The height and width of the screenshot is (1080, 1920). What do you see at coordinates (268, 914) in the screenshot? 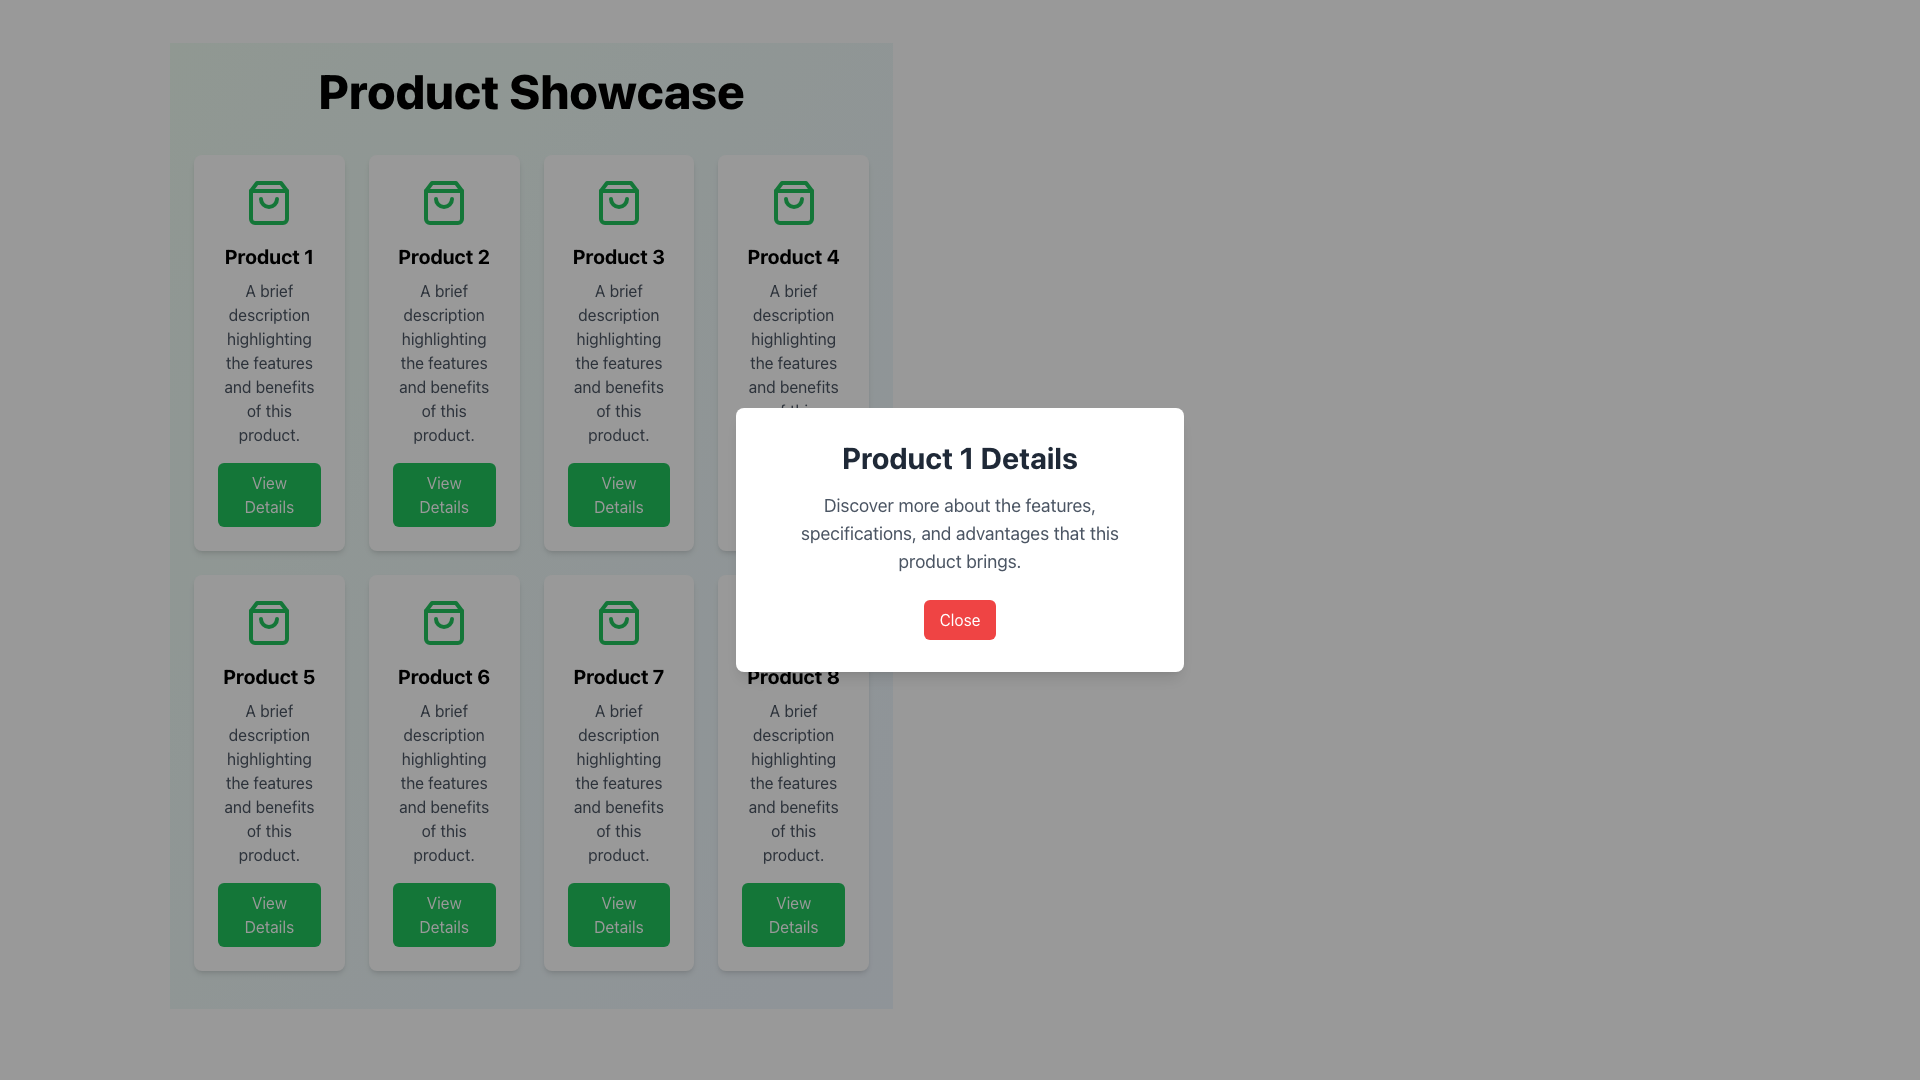
I see `the button located at the bottom of the 'Product 5' card` at bounding box center [268, 914].